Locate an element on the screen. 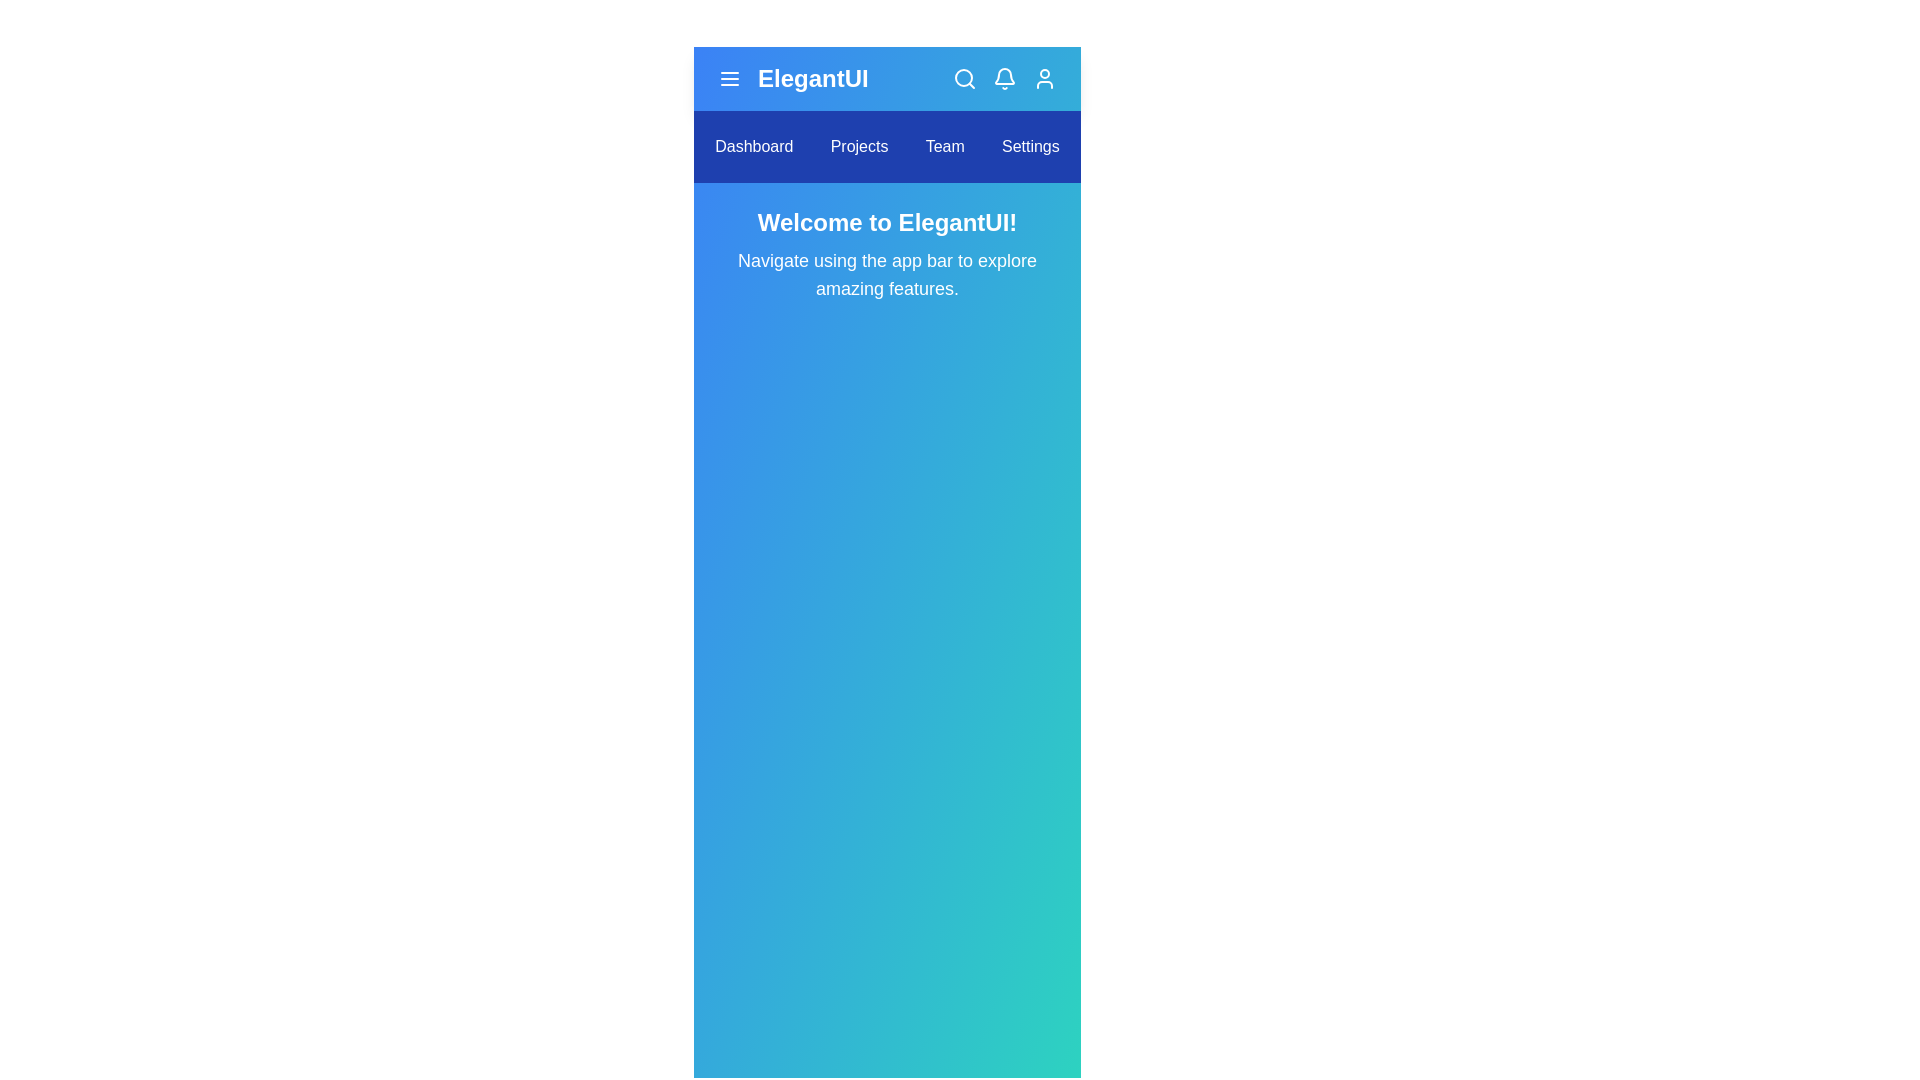 Image resolution: width=1920 pixels, height=1080 pixels. the search icon in the app bar is located at coordinates (964, 77).